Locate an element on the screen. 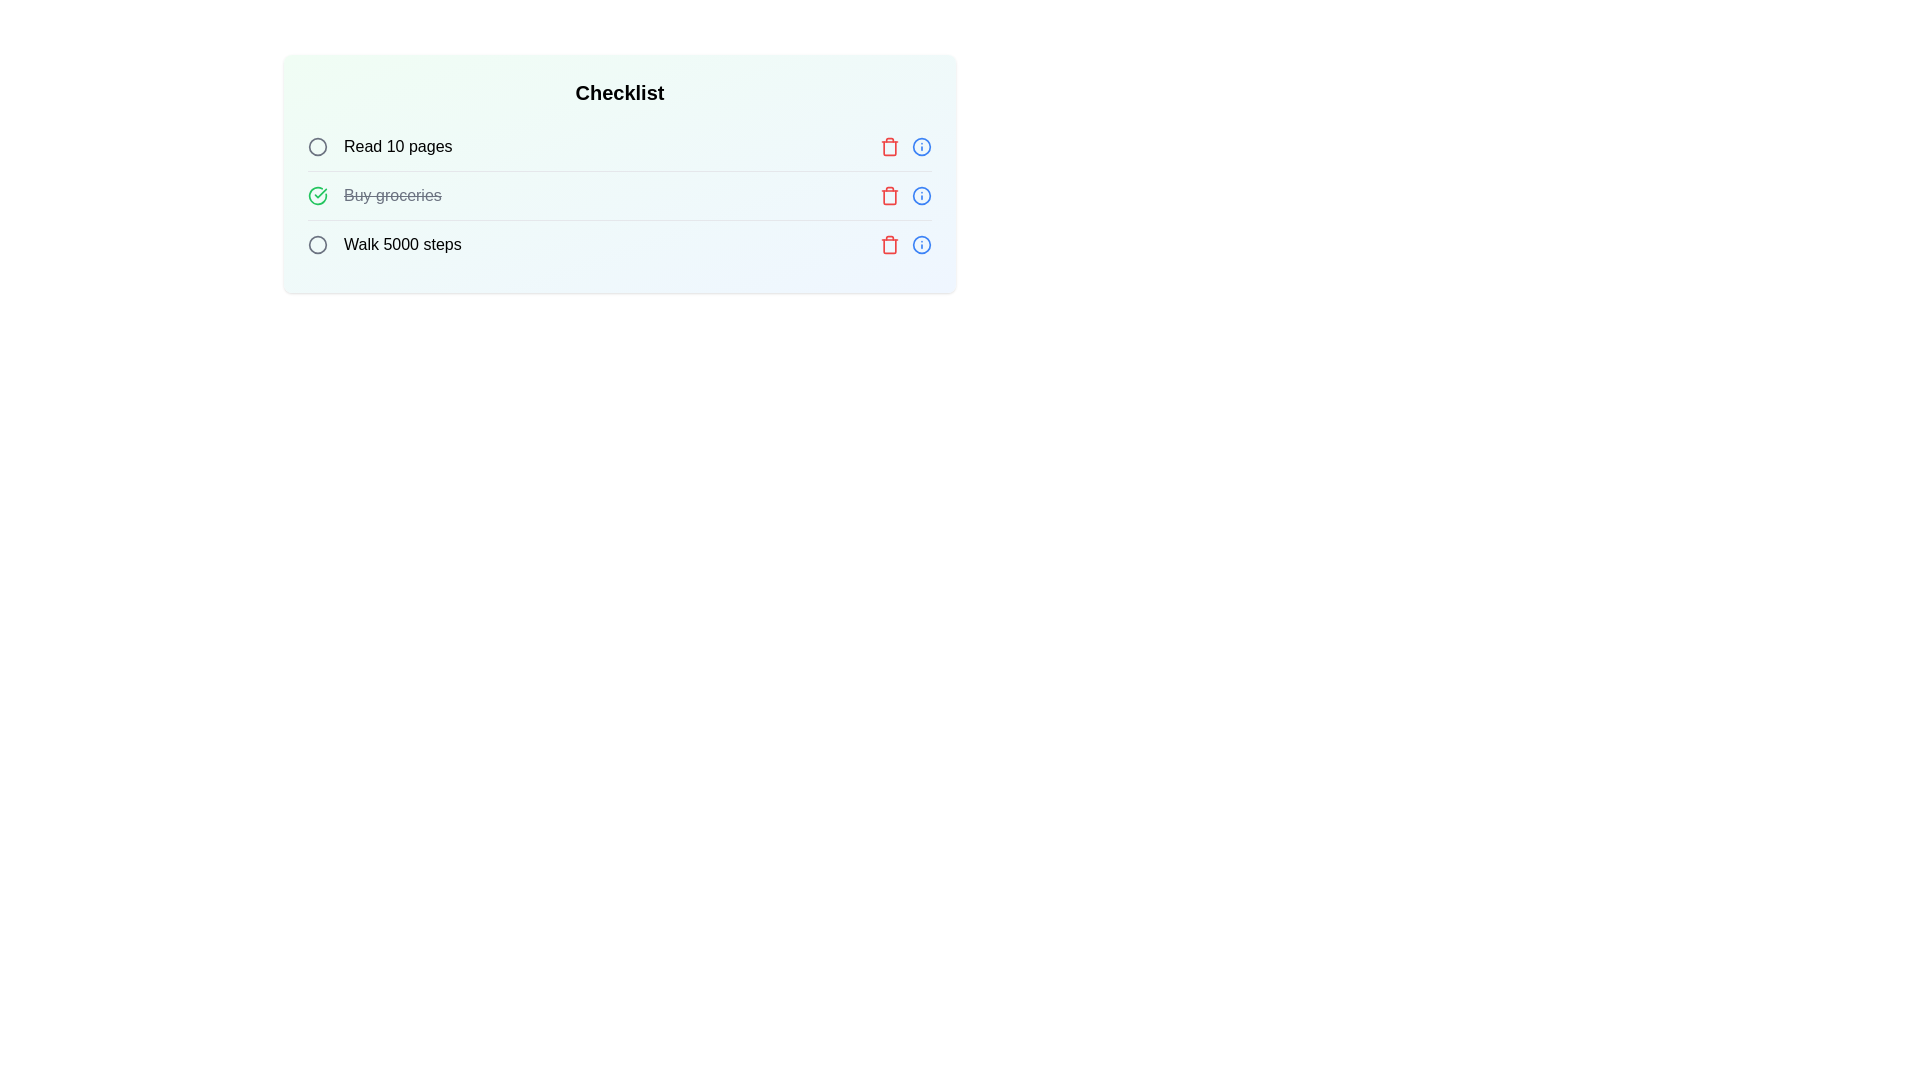 The height and width of the screenshot is (1080, 1920). 'Item Info' button for the item labeled 'Read 10 pages' is located at coordinates (920, 145).